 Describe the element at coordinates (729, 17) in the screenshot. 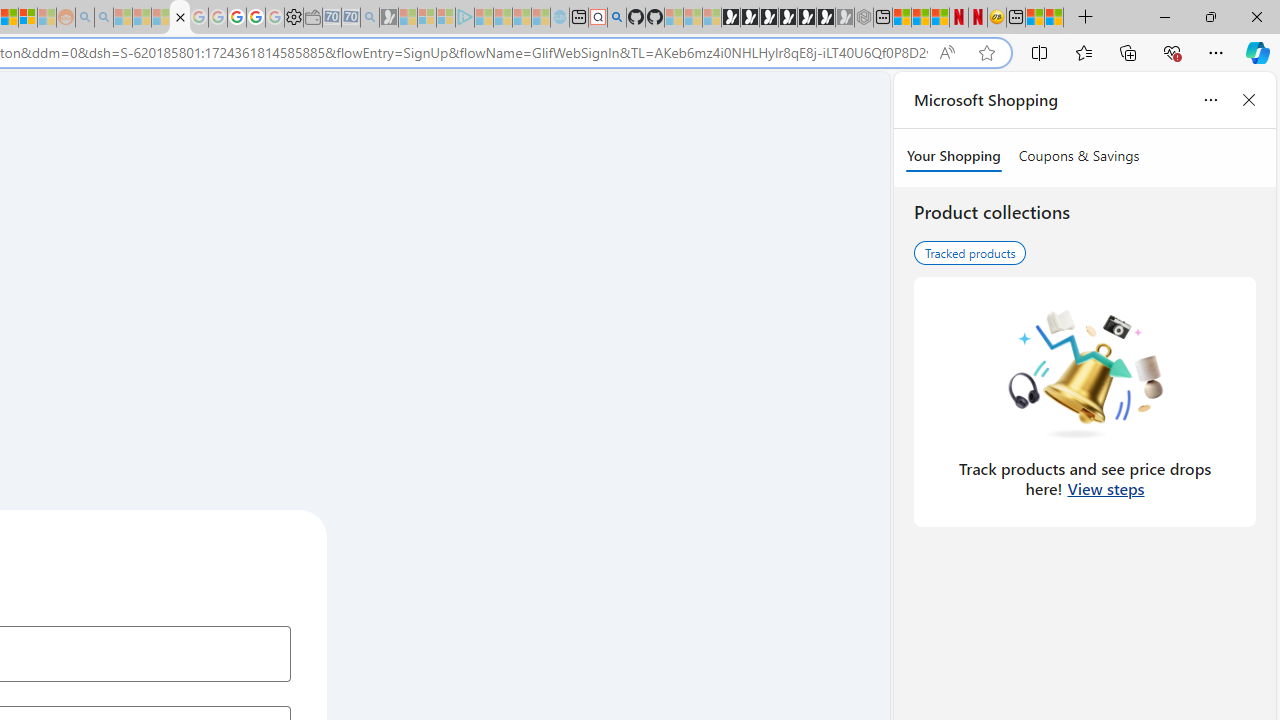

I see `'Play Free Online Games | Games from Microsoft Start'` at that location.